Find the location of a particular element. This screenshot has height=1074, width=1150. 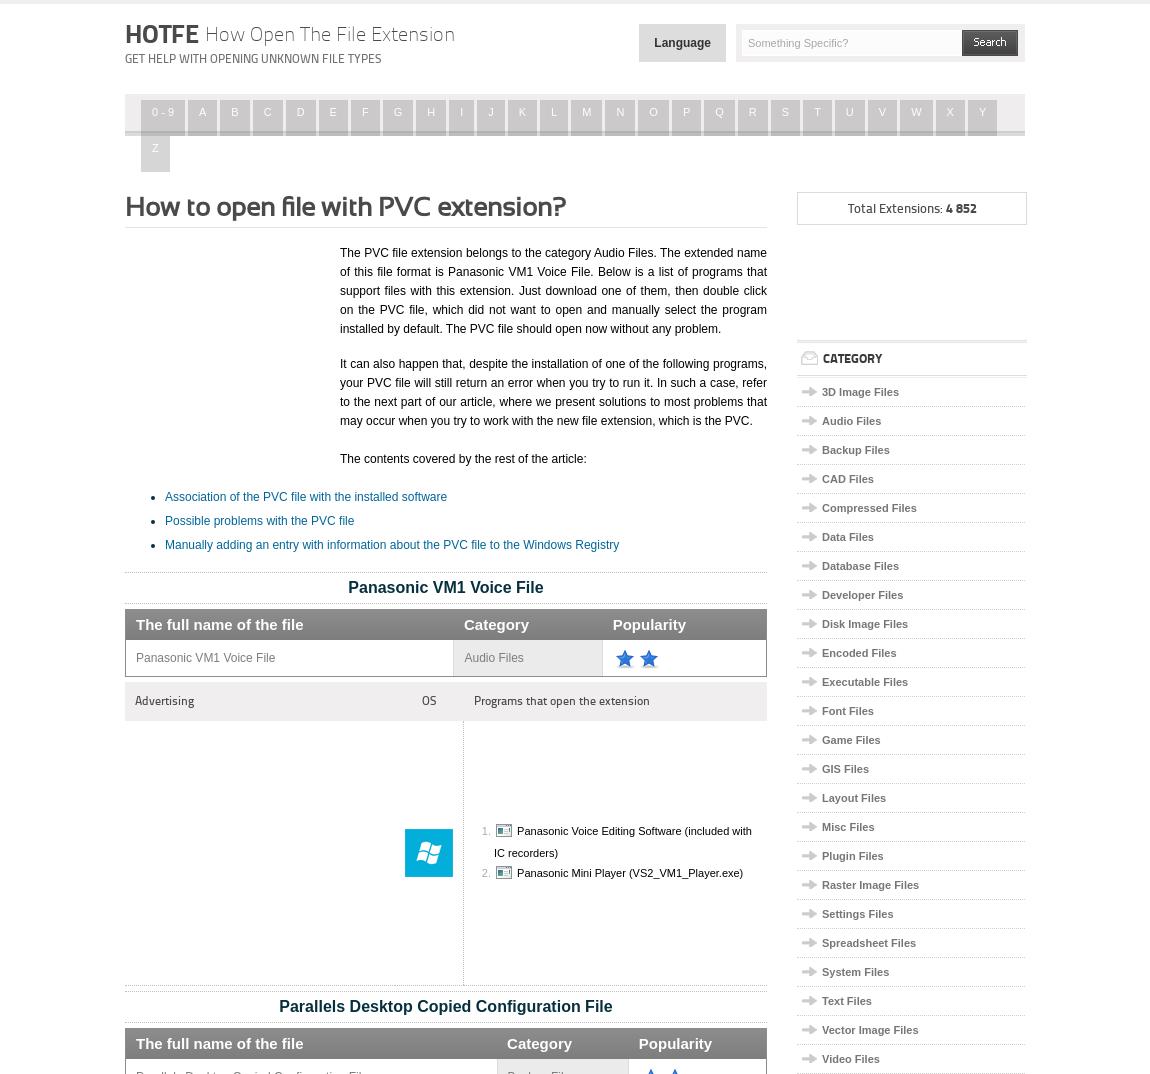

'Spreadsheet Files' is located at coordinates (869, 942).